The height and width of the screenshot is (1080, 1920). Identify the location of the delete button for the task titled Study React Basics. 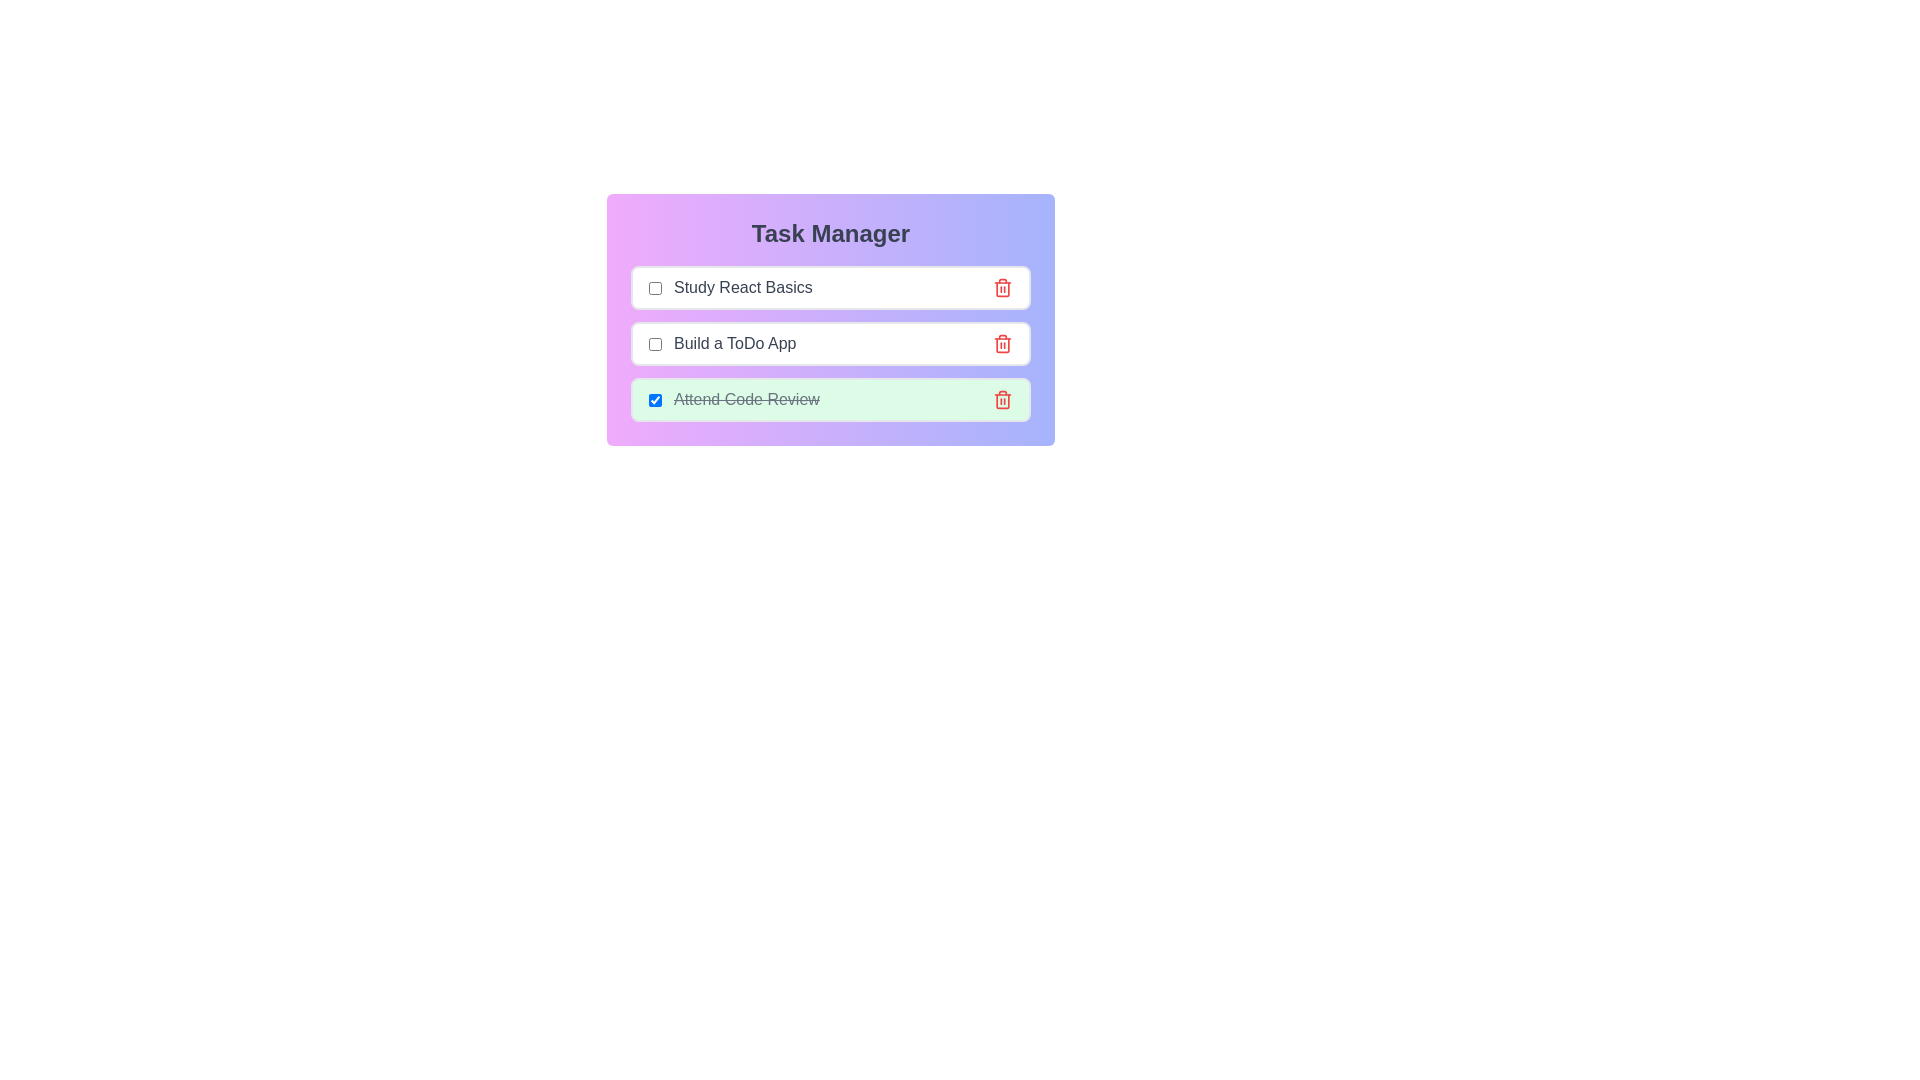
(1003, 288).